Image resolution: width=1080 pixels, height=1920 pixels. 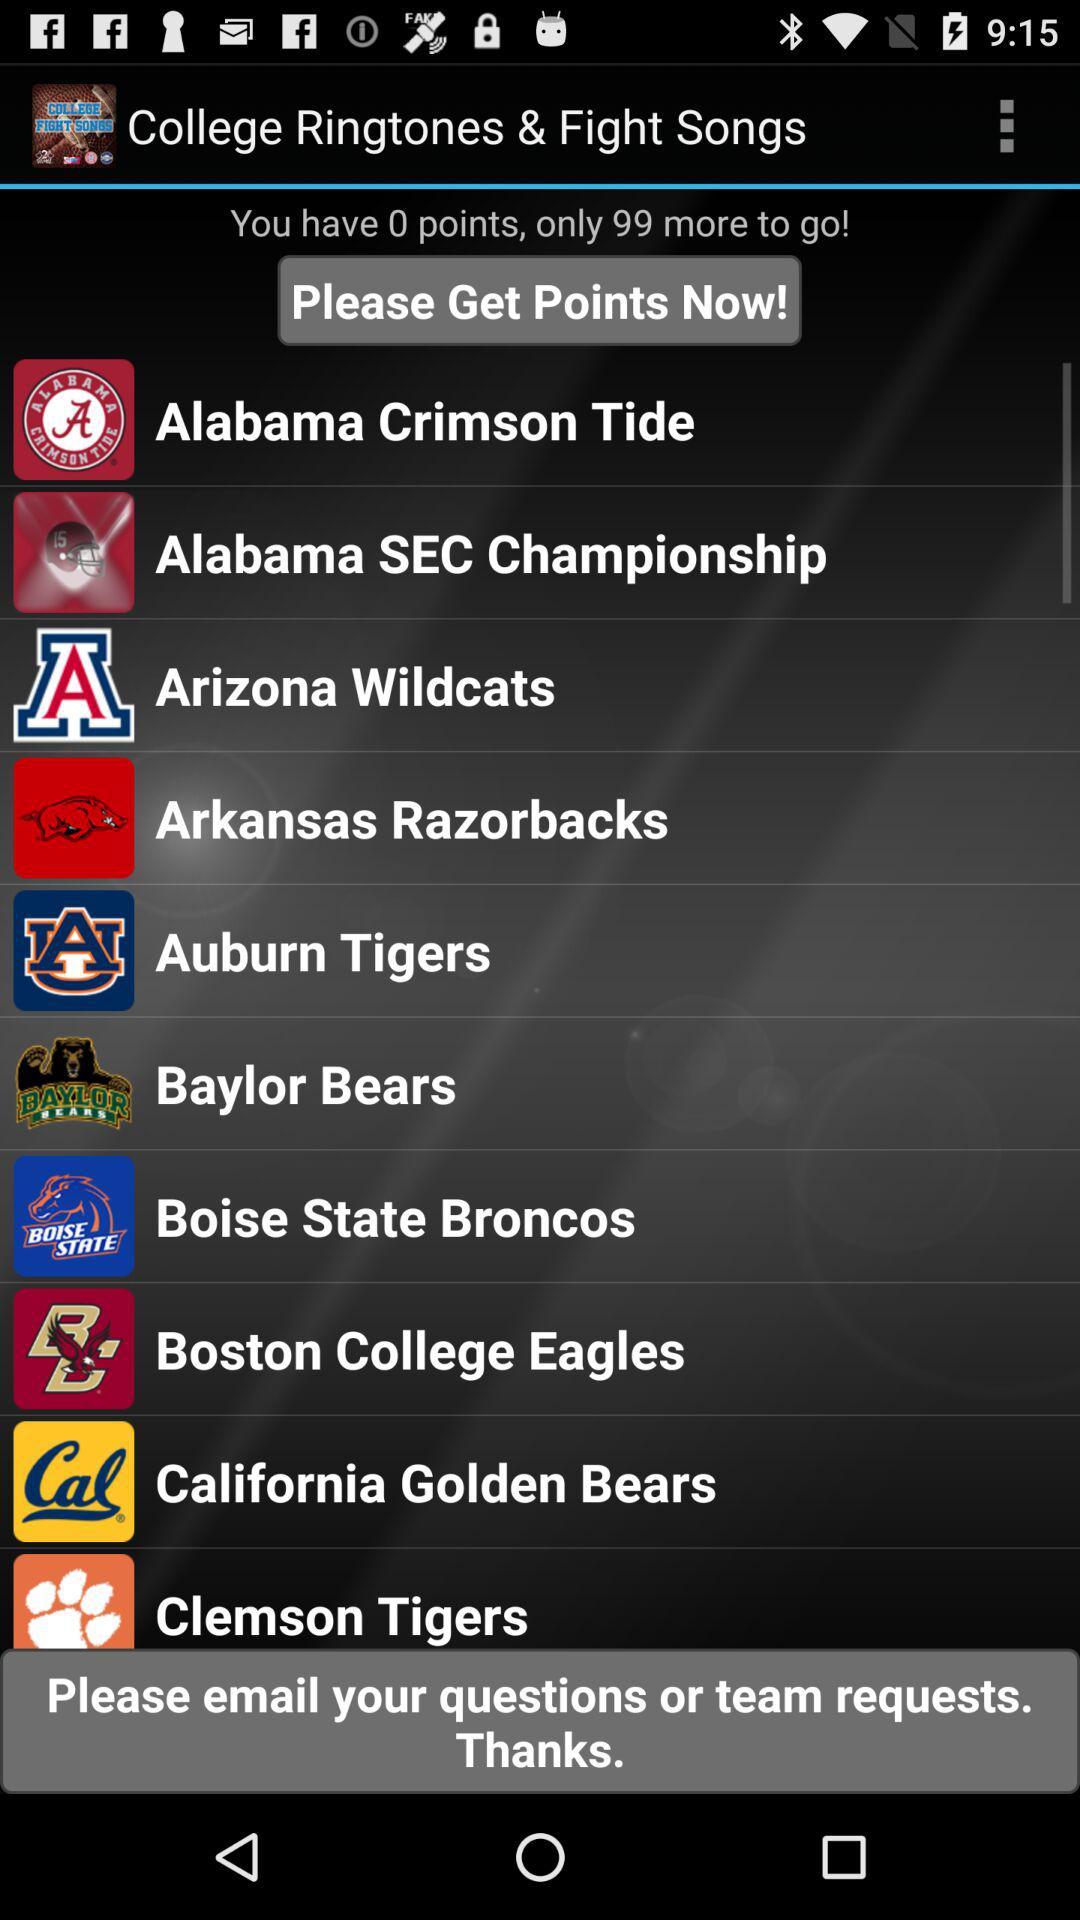 I want to click on the boston college eagles app, so click(x=419, y=1348).